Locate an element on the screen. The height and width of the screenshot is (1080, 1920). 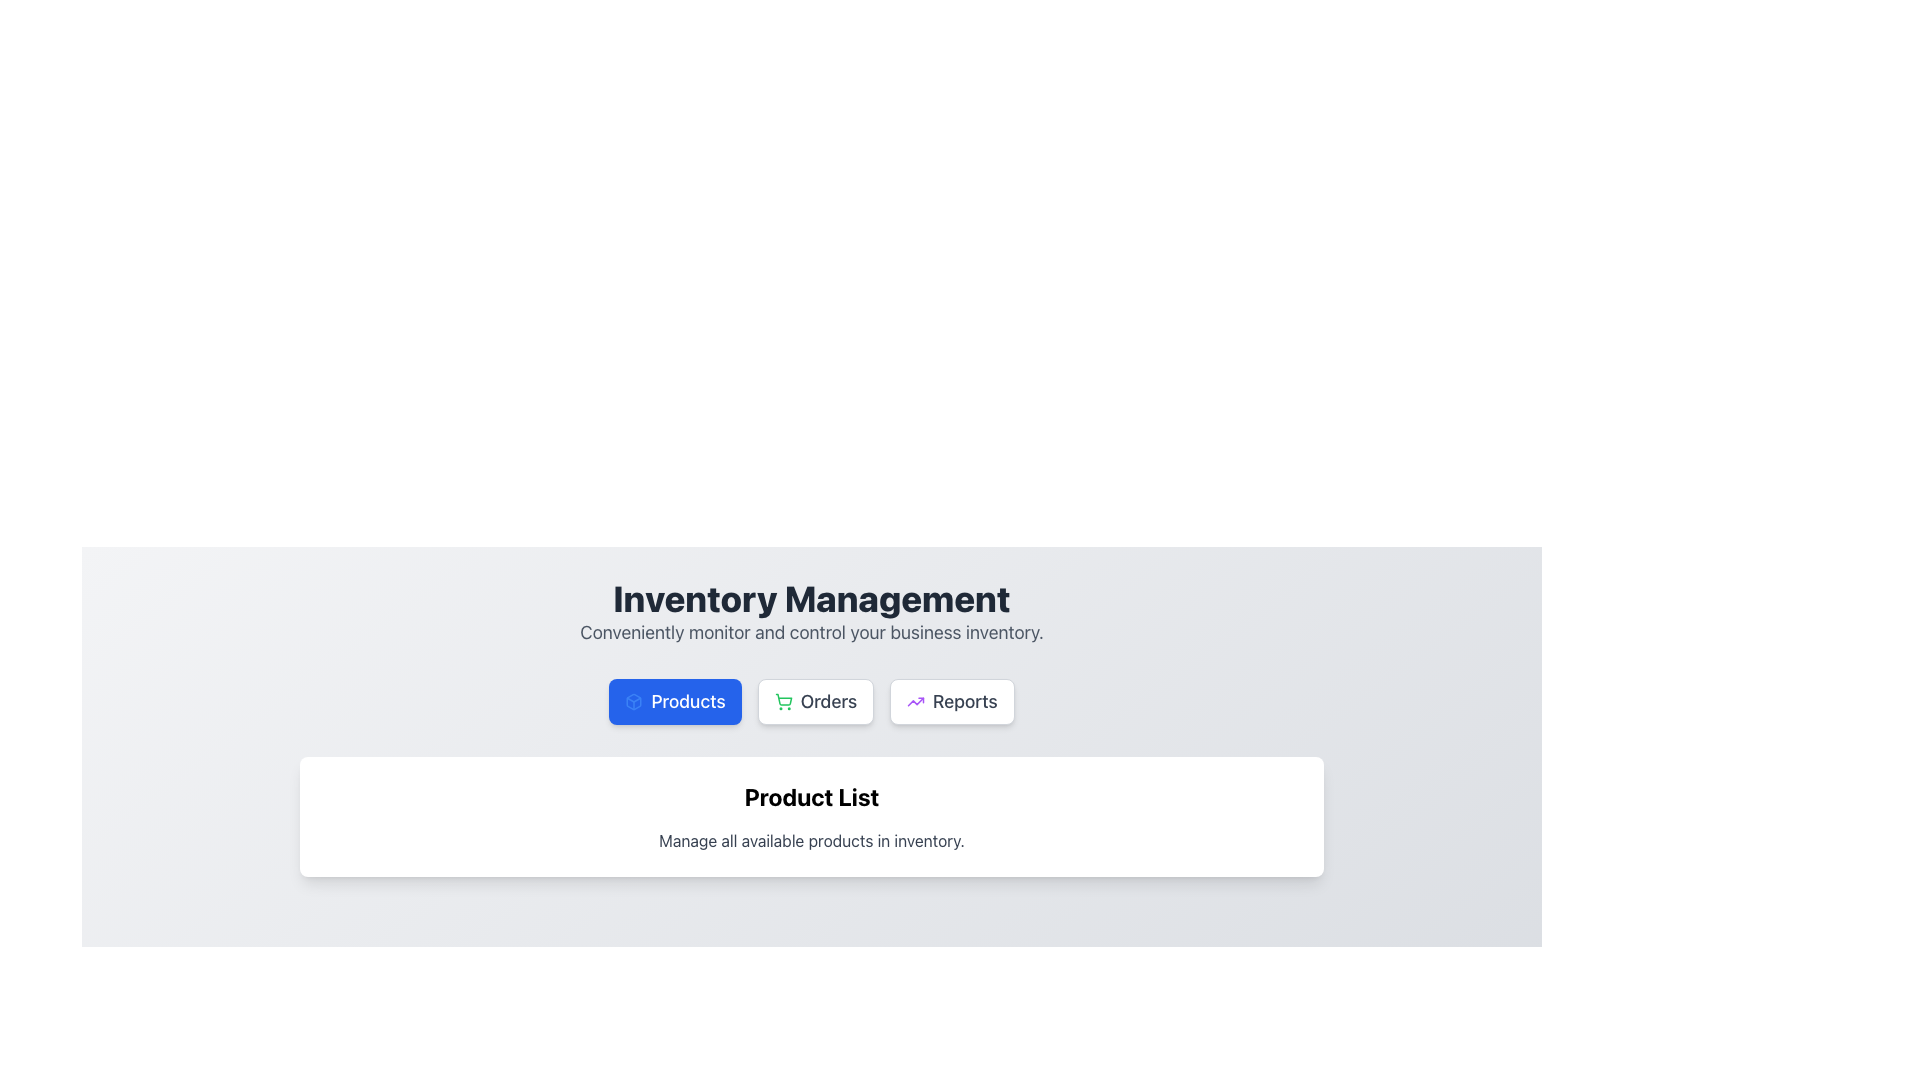
keyboard navigation is located at coordinates (951, 701).